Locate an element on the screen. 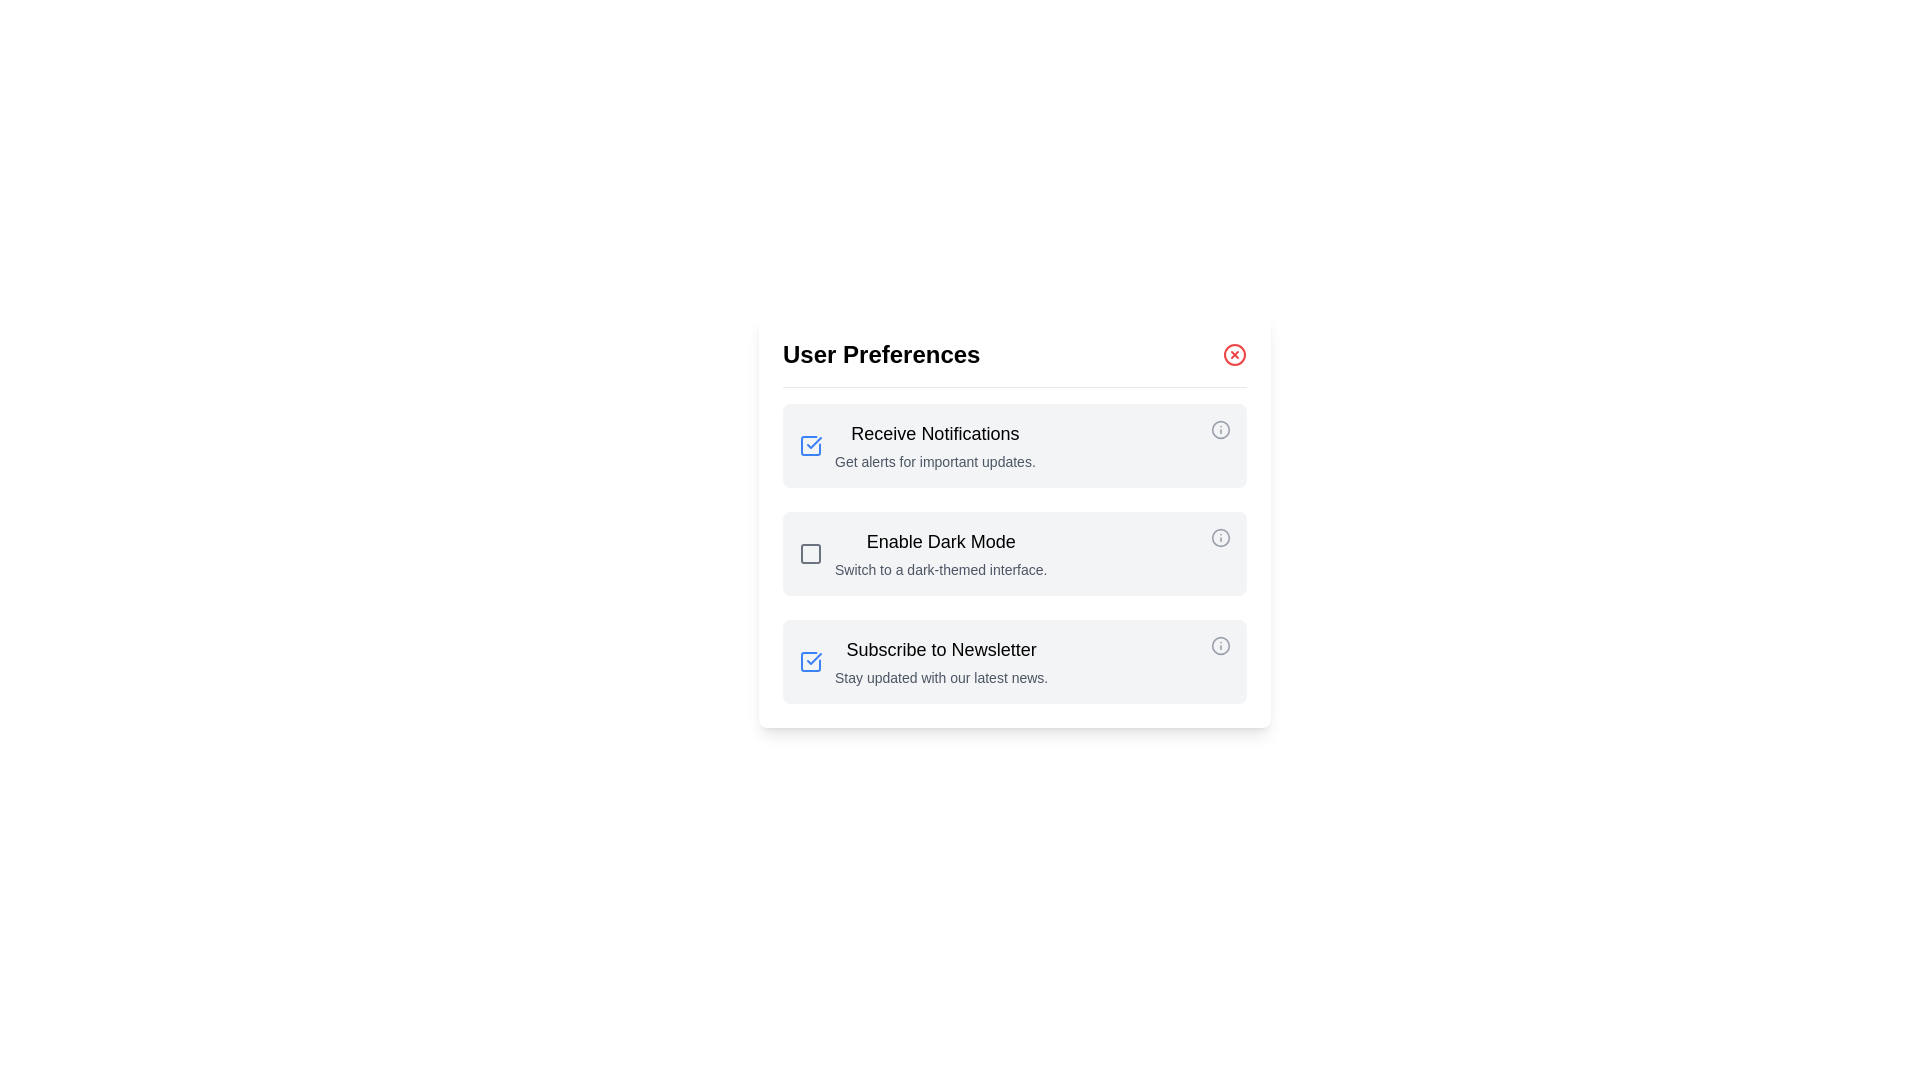 Image resolution: width=1920 pixels, height=1080 pixels. the close icon located in the top-right corner of the 'User Preferences' card, which is represented by an X in a circle SVG is located at coordinates (1233, 353).